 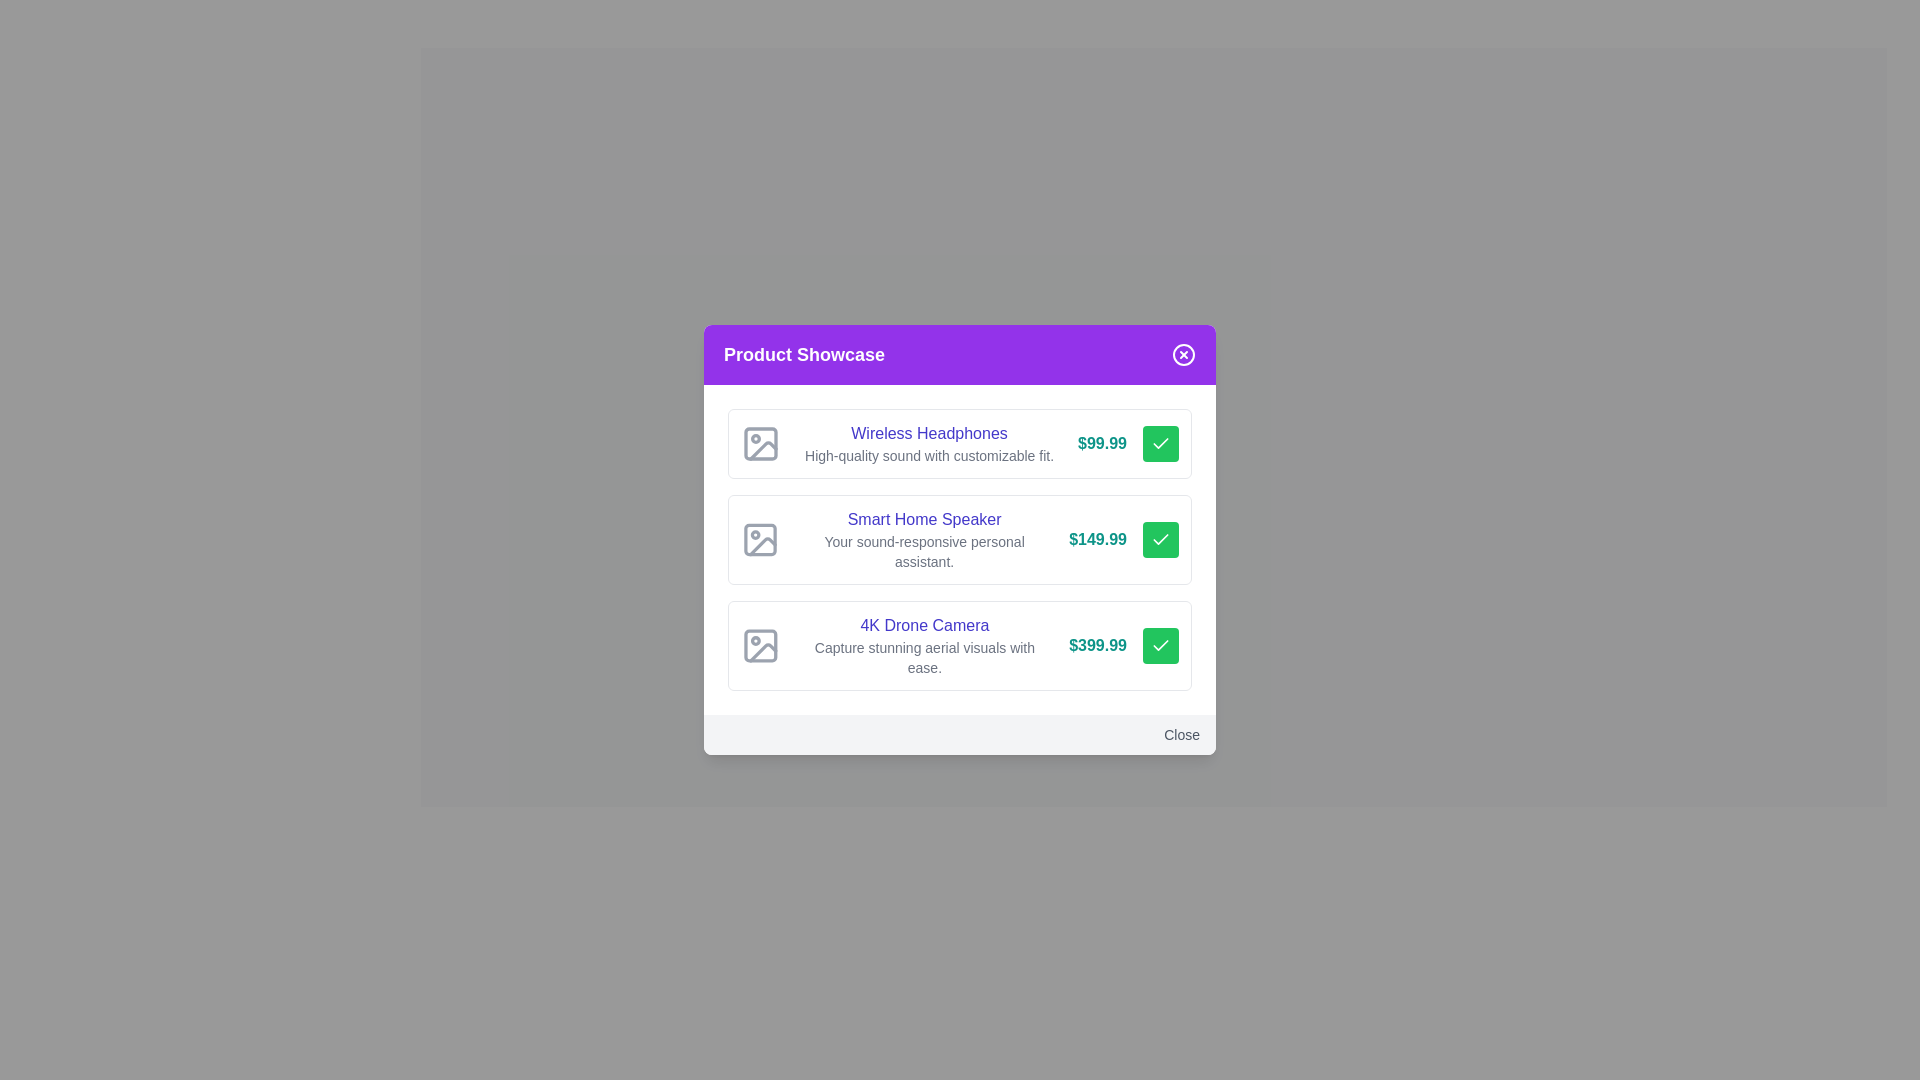 What do you see at coordinates (1161, 442) in the screenshot?
I see `the green button containing the check icon for the 'Smart Home Speaker'` at bounding box center [1161, 442].